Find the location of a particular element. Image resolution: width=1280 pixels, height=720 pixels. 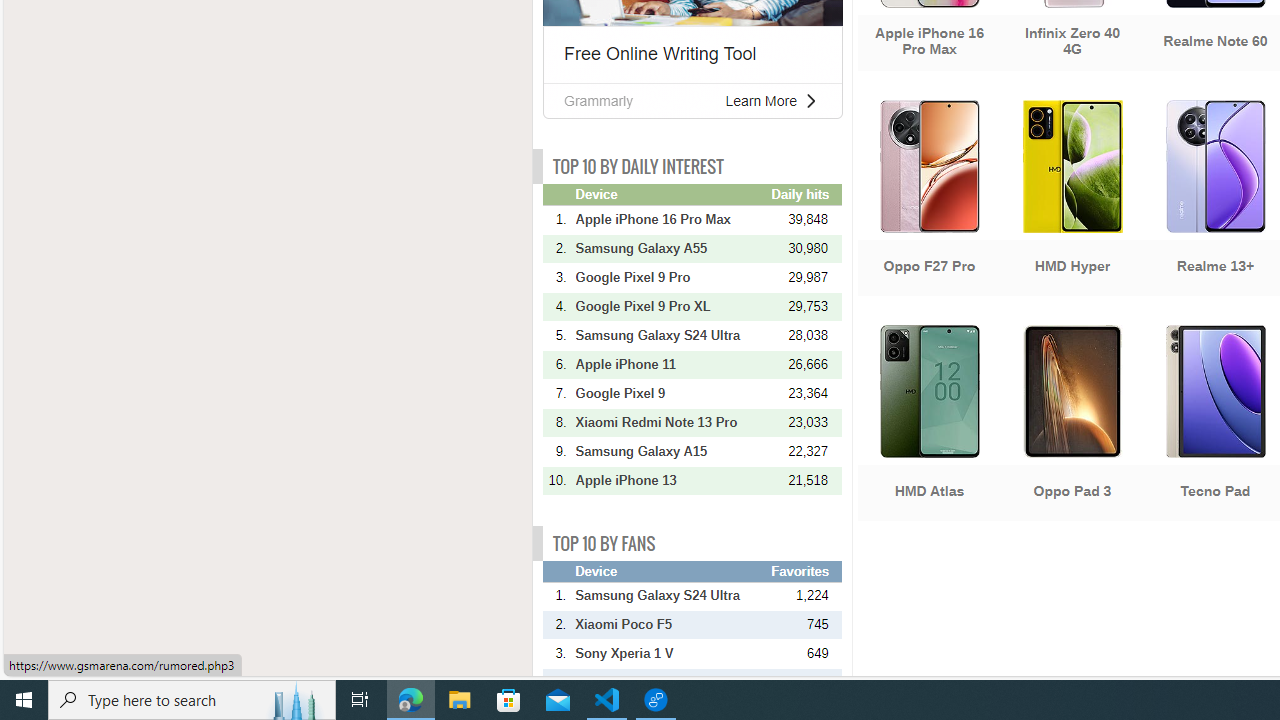

'Google Pixel 9 Pro' is located at coordinates (671, 277).